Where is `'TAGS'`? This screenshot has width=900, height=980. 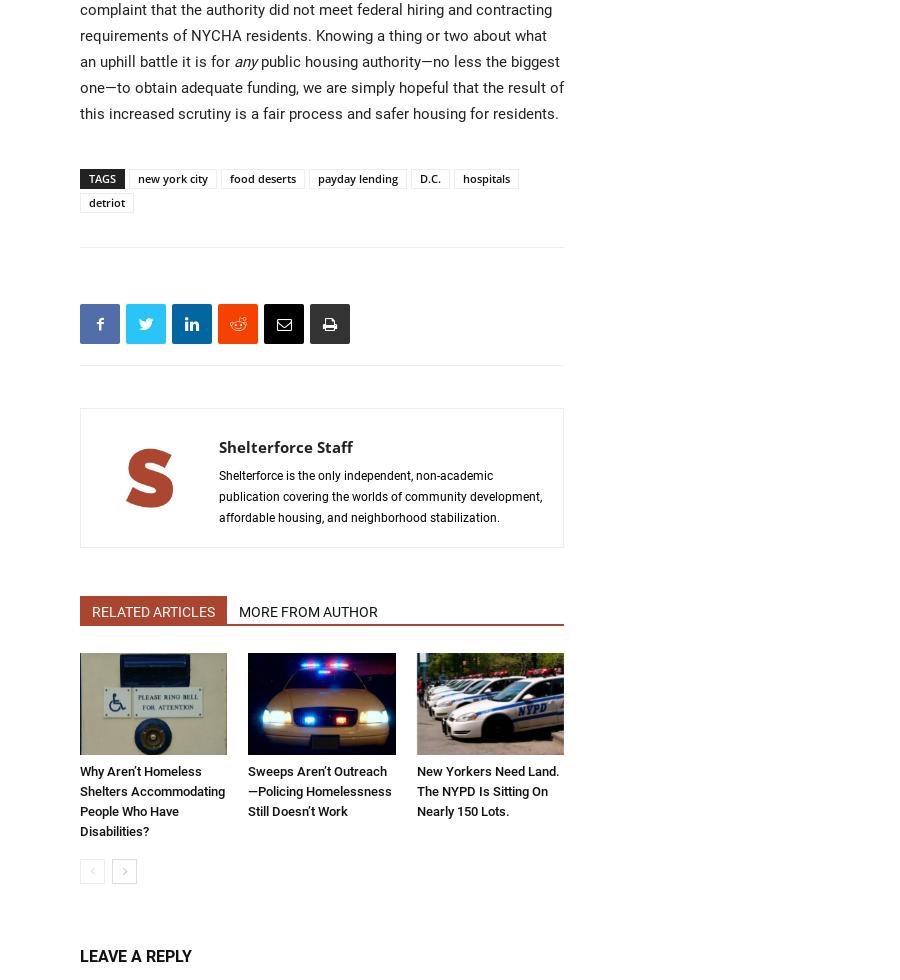 'TAGS' is located at coordinates (88, 178).